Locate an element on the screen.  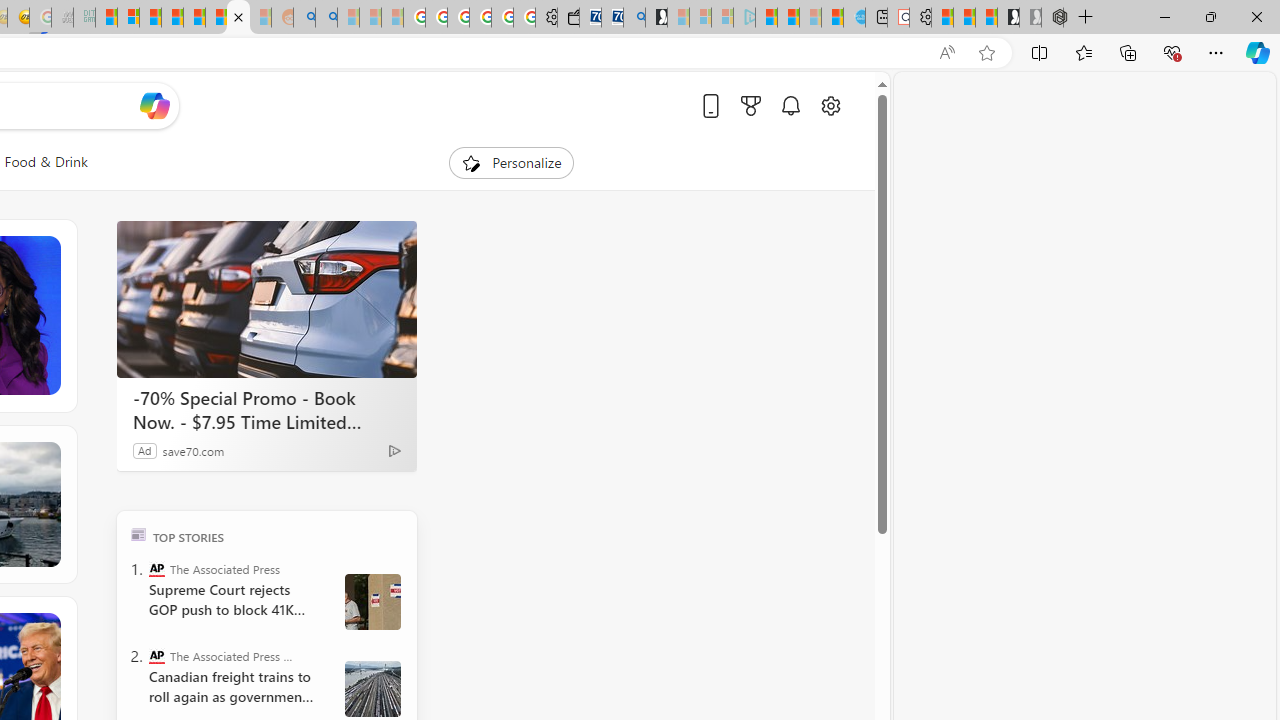
'Utah sues federal government - Search' is located at coordinates (326, 17).